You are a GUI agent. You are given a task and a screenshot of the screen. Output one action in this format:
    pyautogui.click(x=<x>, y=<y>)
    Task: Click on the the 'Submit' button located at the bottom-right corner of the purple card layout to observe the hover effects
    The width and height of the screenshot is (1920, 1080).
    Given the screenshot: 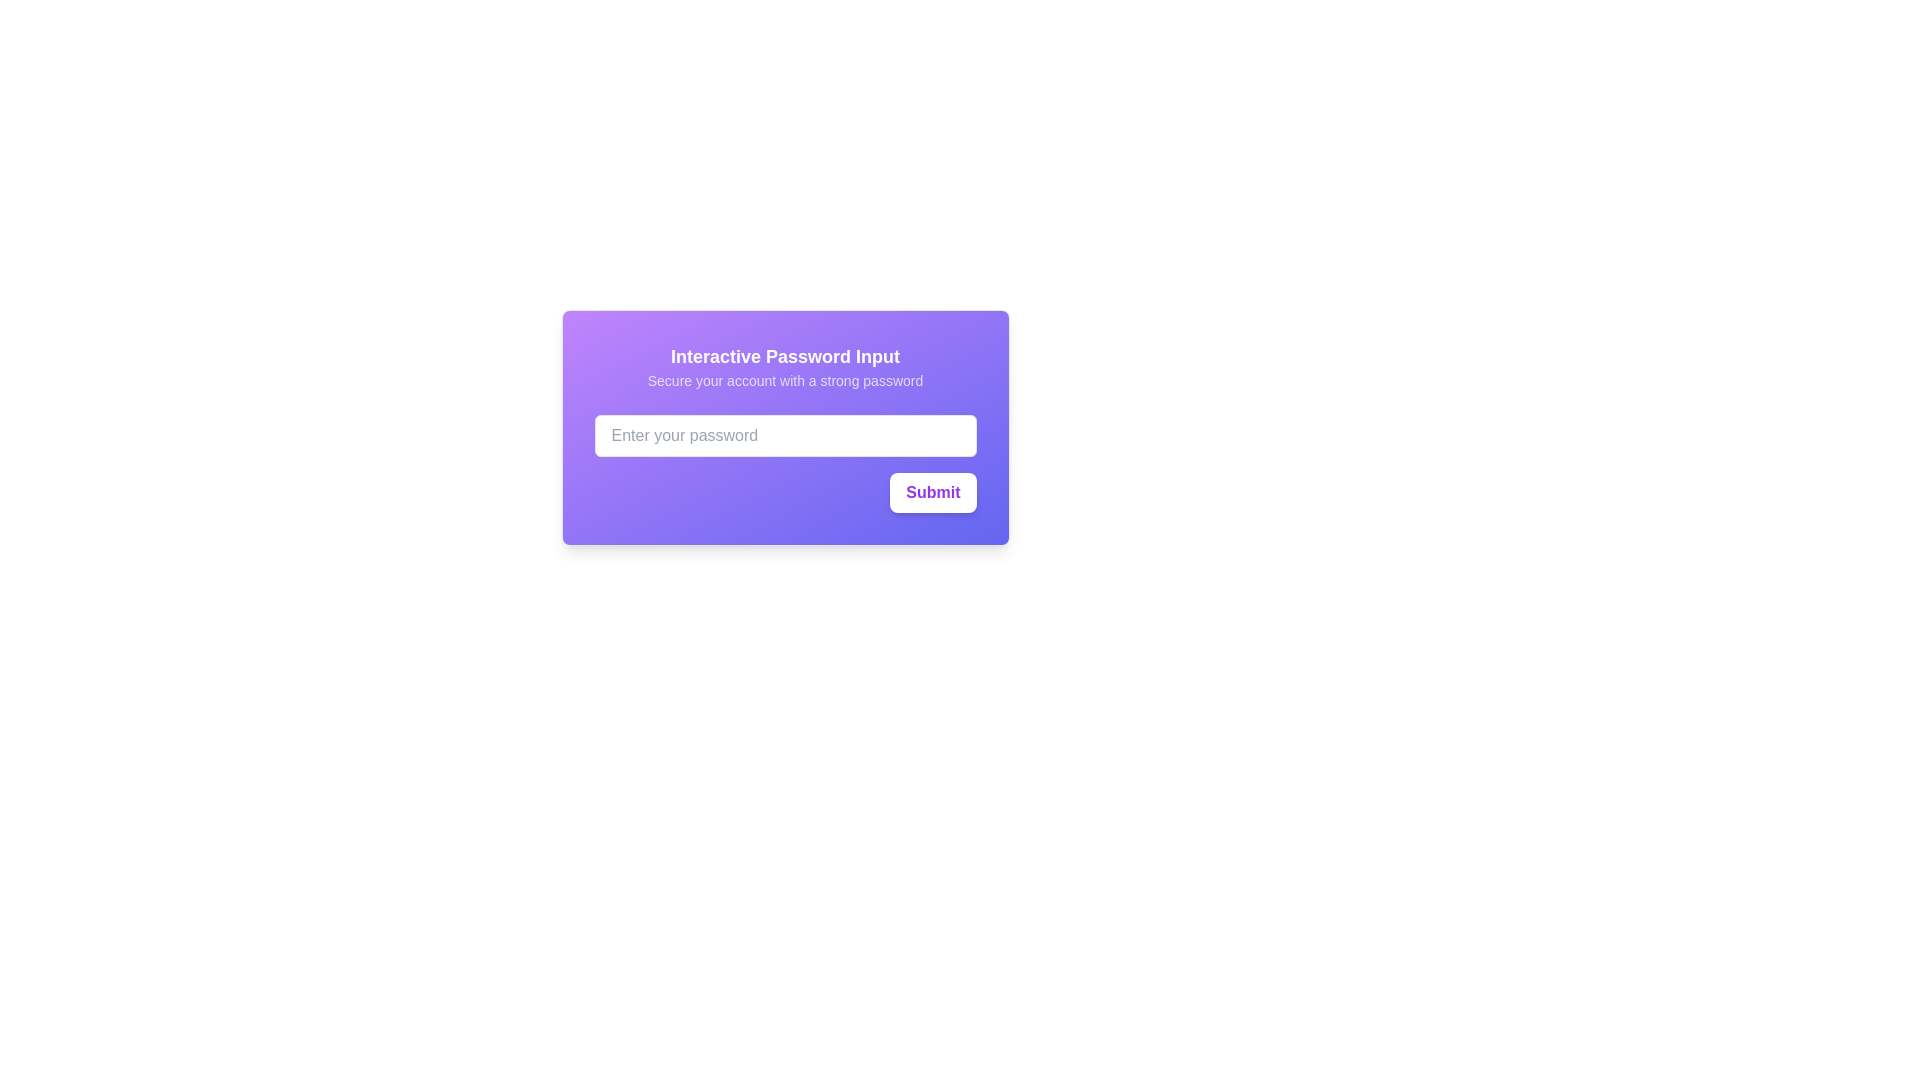 What is the action you would take?
    pyautogui.click(x=932, y=493)
    